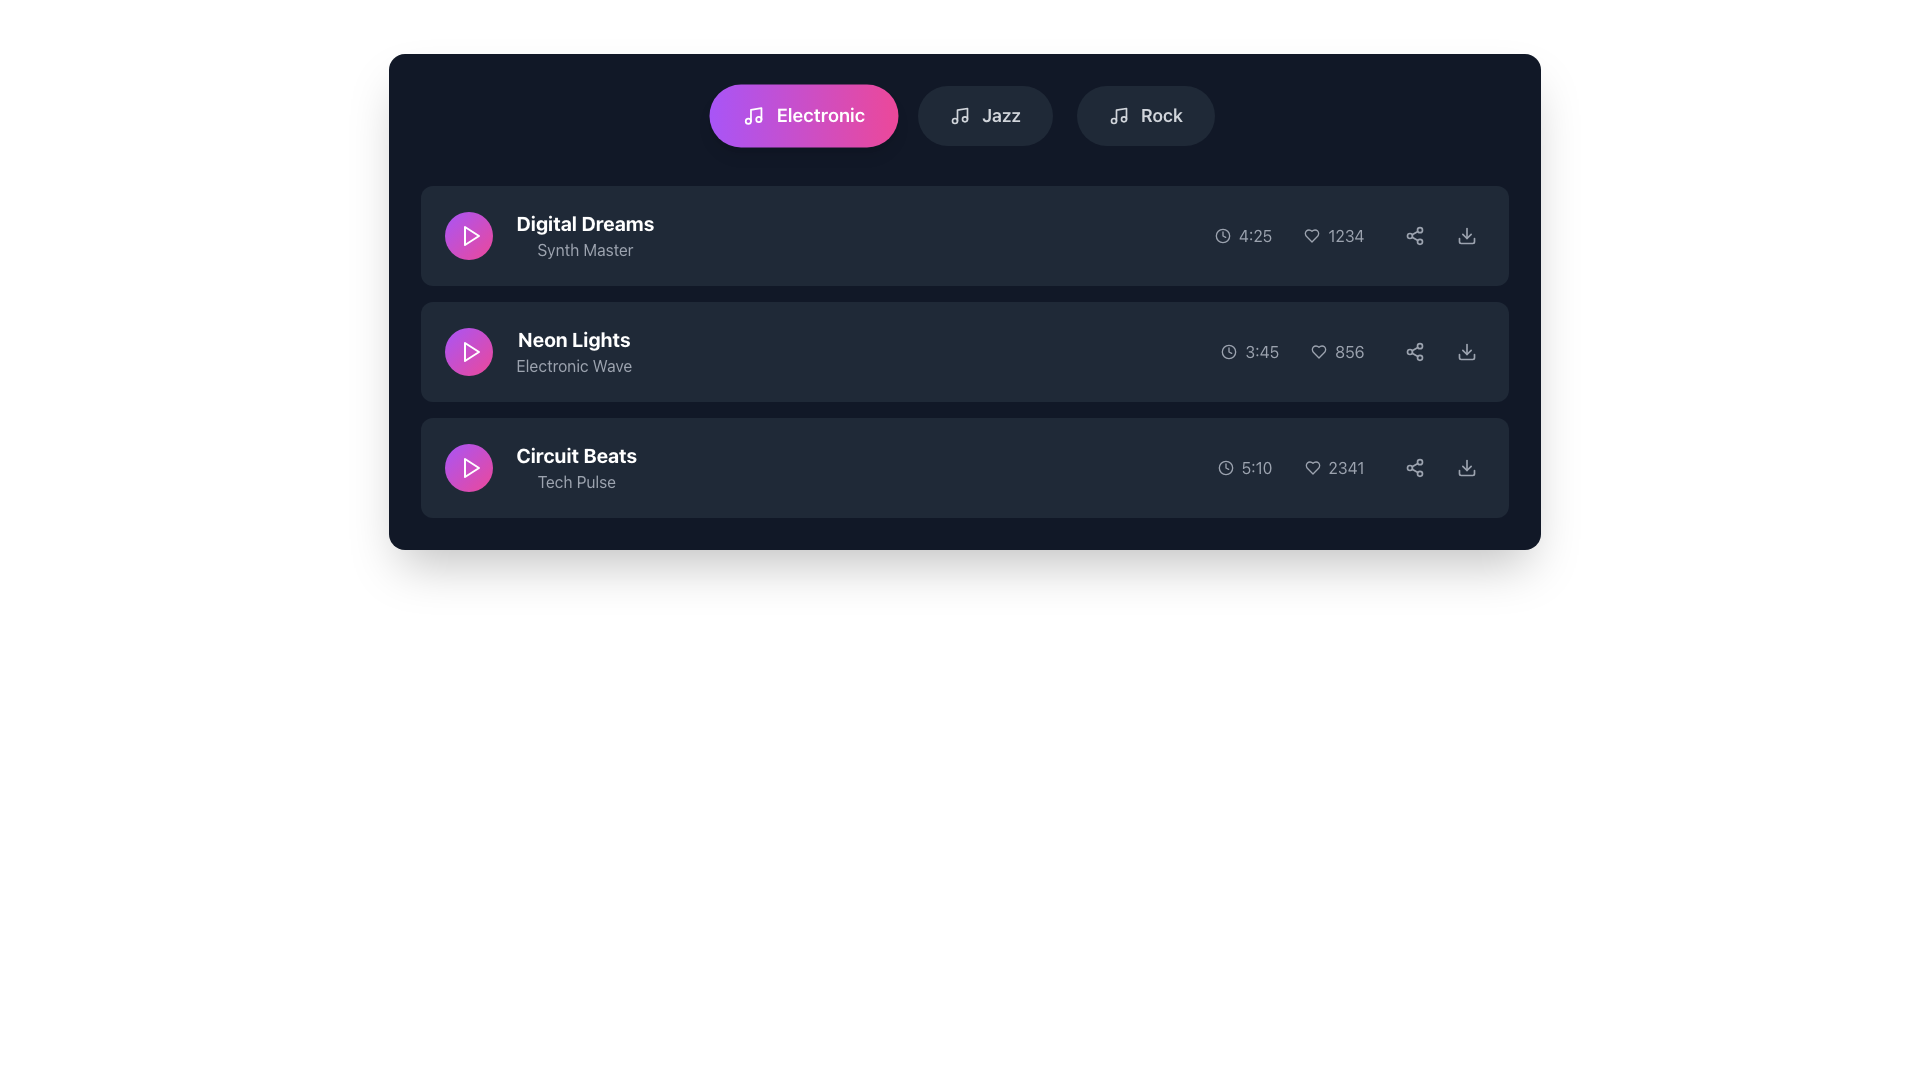 The height and width of the screenshot is (1080, 1920). What do you see at coordinates (1351, 467) in the screenshot?
I see `the informational metadata grouping displaying the clock icon with '5:10' and the heart icon with '2341', located in the lower section of the row for the music track 'Circuit Beats'` at bounding box center [1351, 467].